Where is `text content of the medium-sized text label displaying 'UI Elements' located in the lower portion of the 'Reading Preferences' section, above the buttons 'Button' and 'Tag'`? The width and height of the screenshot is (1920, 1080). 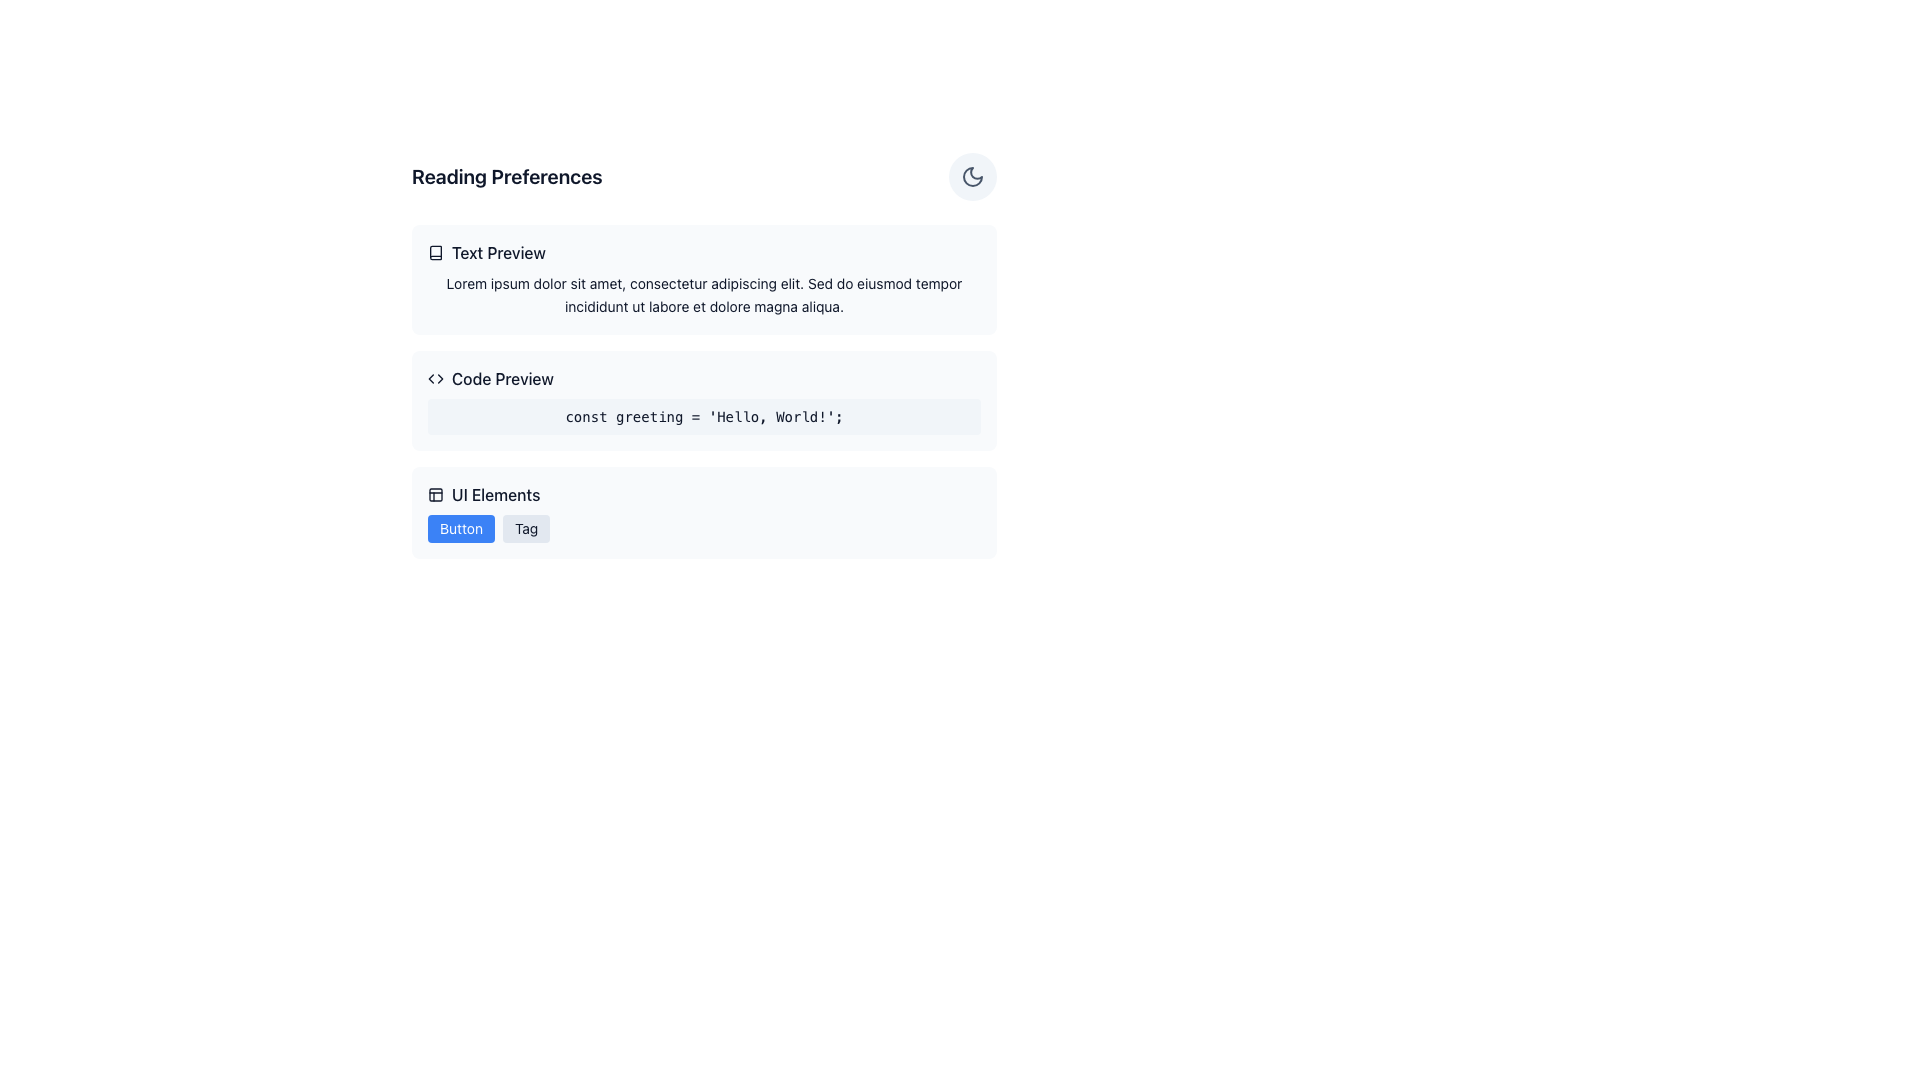 text content of the medium-sized text label displaying 'UI Elements' located in the lower portion of the 'Reading Preferences' section, above the buttons 'Button' and 'Tag' is located at coordinates (496, 494).